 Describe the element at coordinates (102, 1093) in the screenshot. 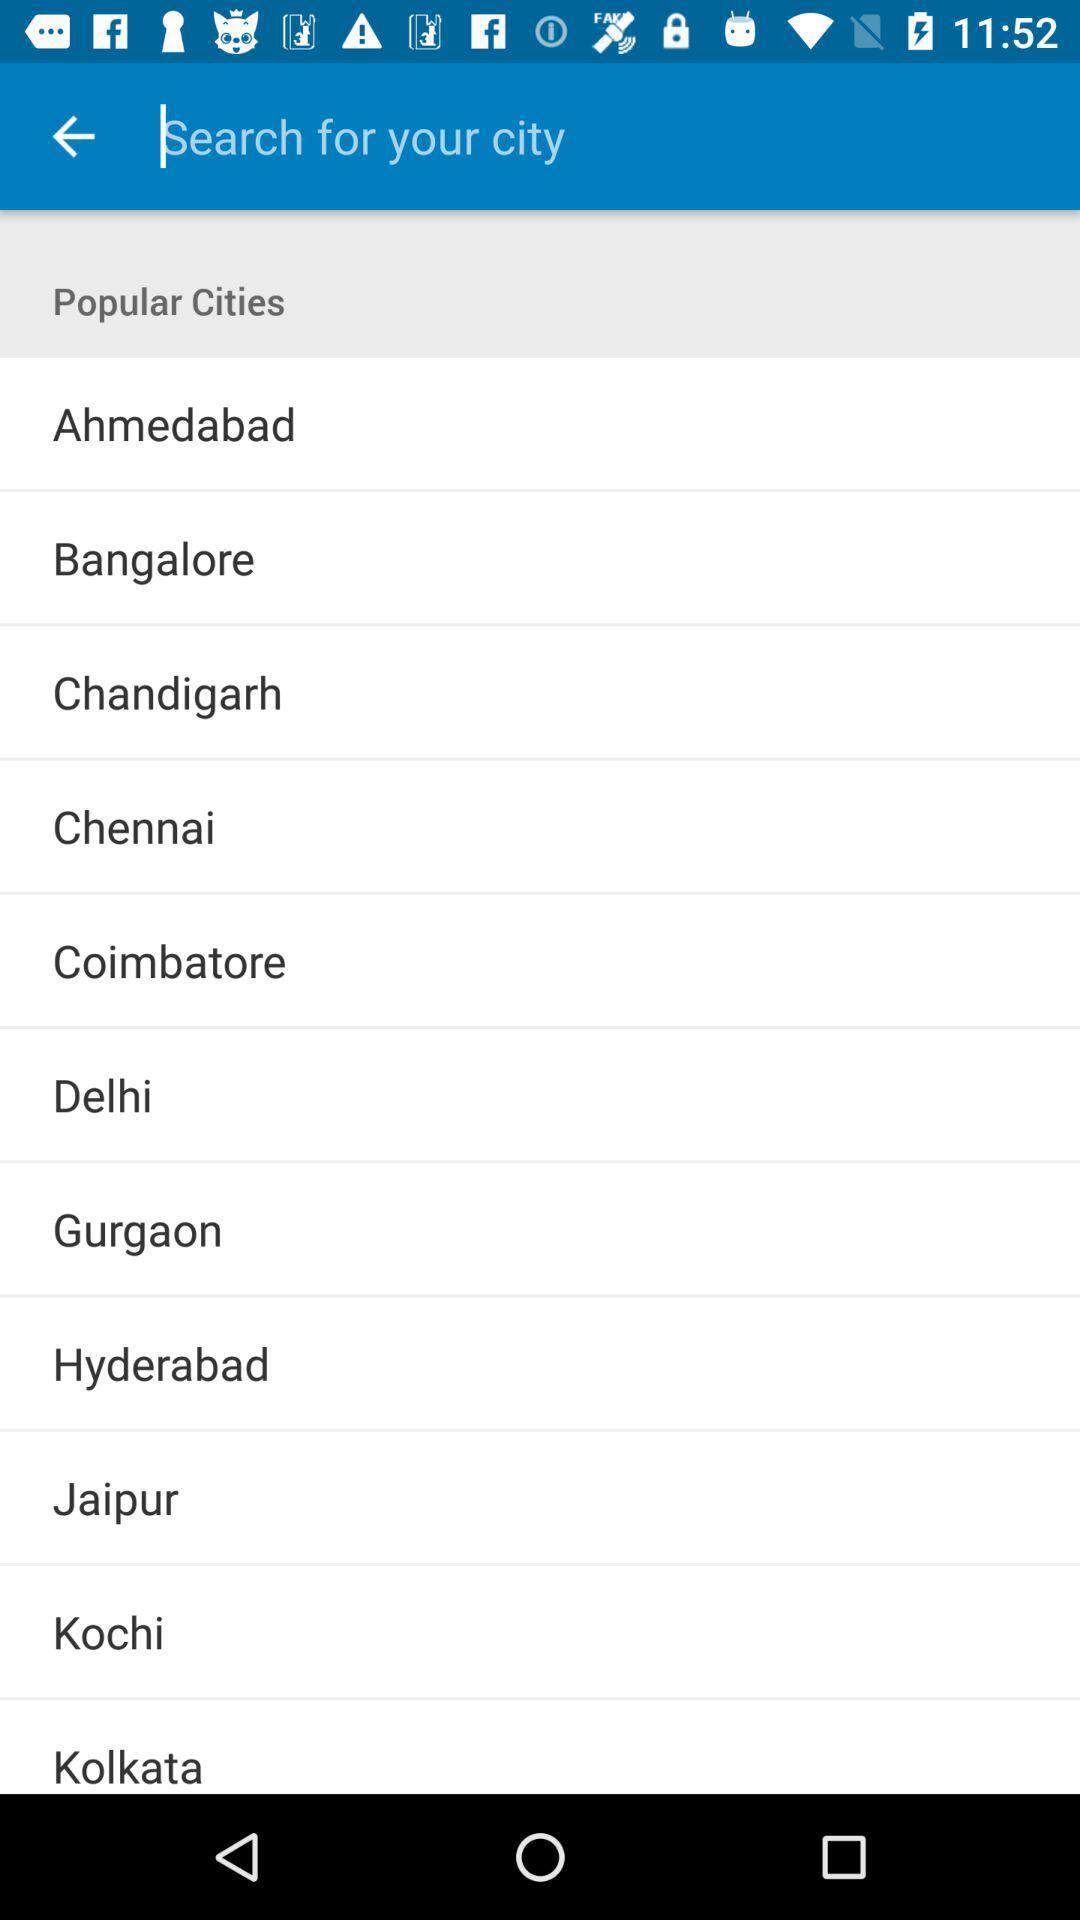

I see `delhi` at that location.